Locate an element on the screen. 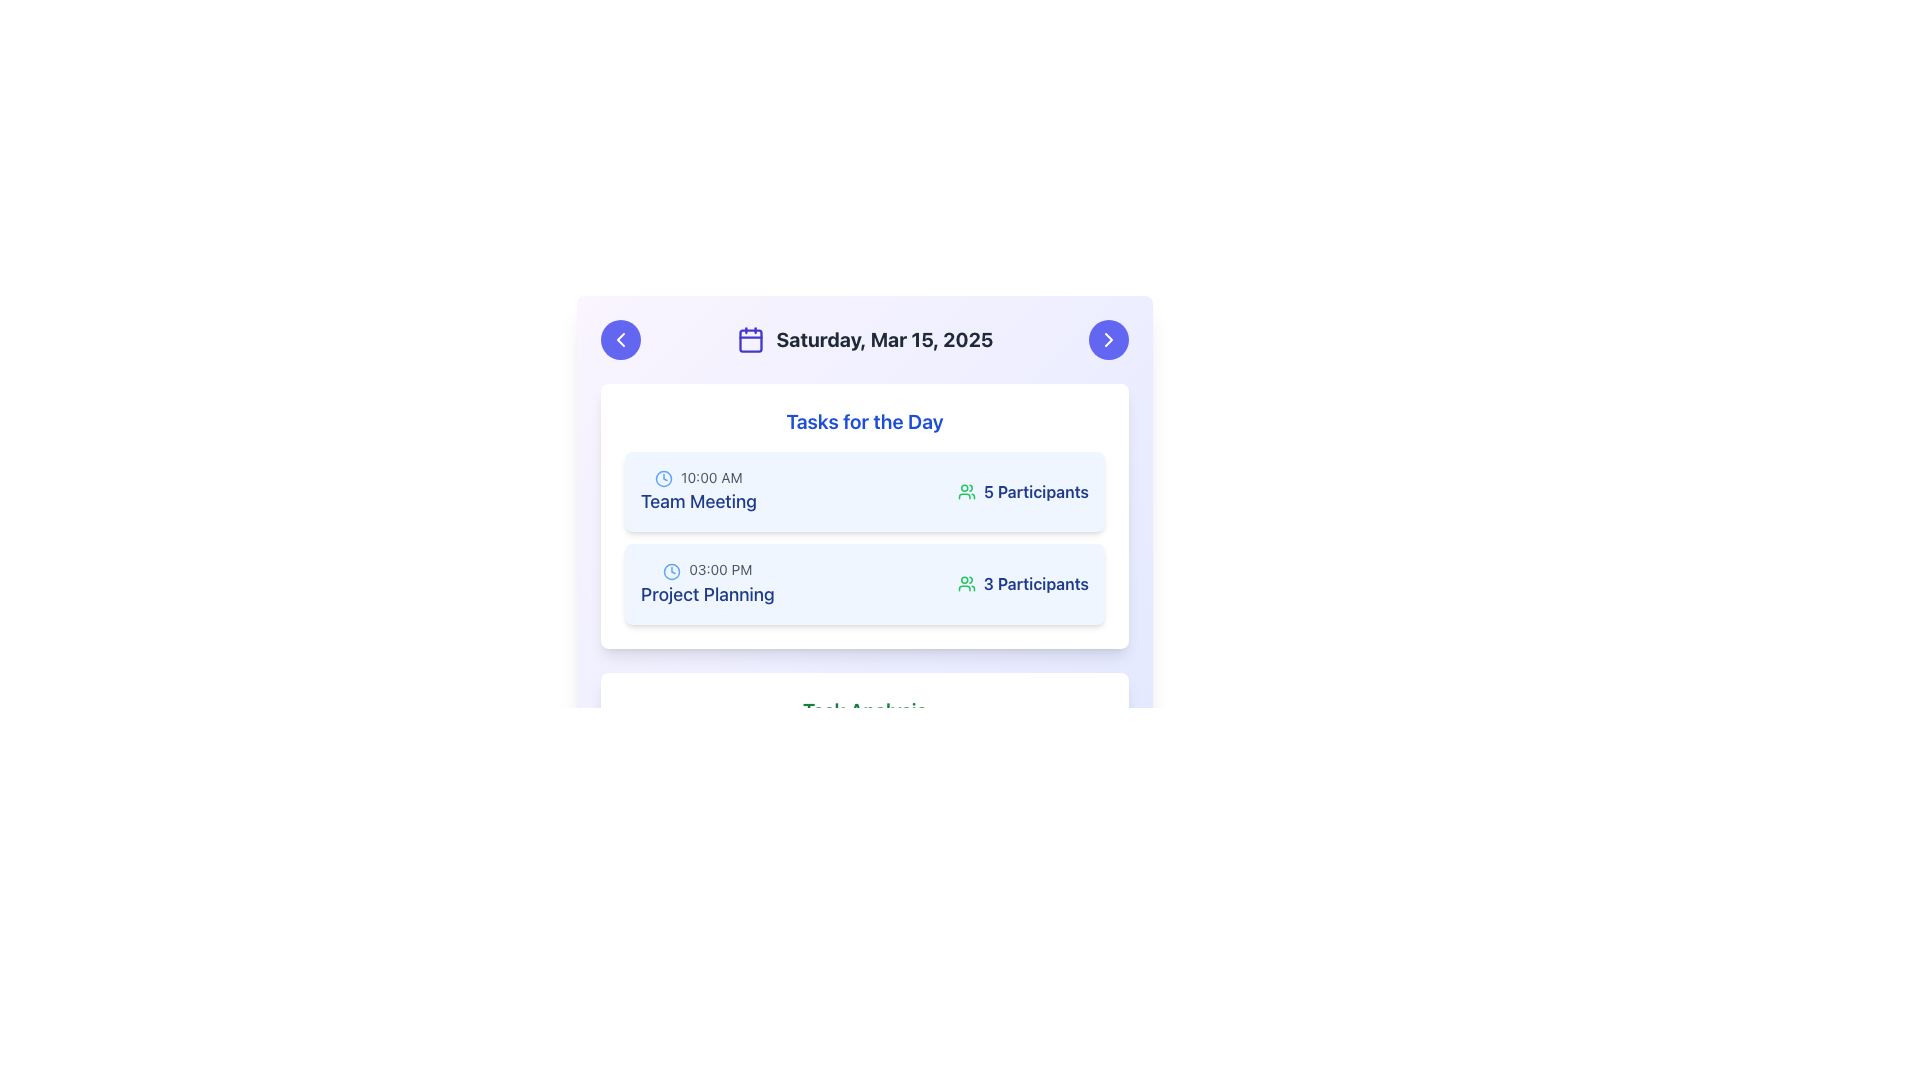 This screenshot has height=1080, width=1920. text displayed in the Text Display with Icon located at the upper section of the interface, centered horizontally between two navigational arrows is located at coordinates (864, 338).